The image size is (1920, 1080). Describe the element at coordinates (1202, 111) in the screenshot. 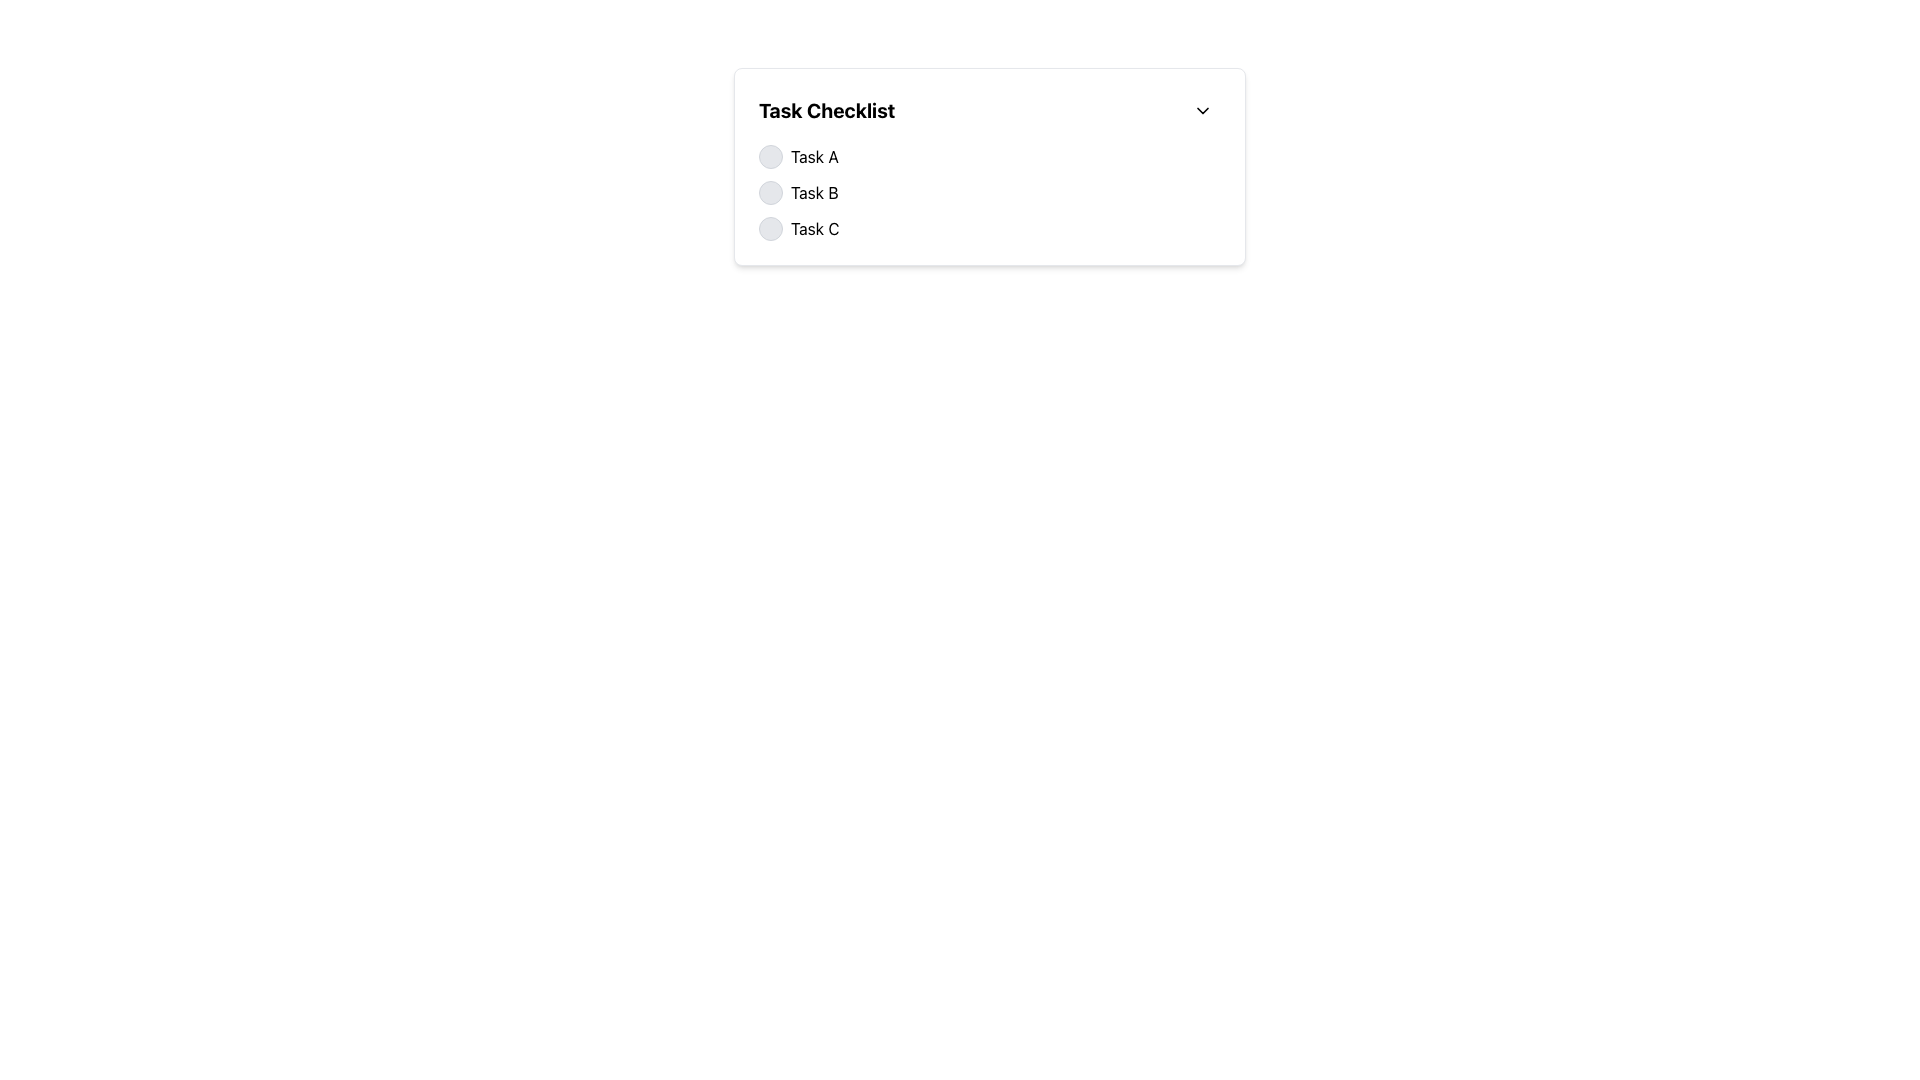

I see `the chevron down icon located in the top-right corner of the task checklist card` at that location.